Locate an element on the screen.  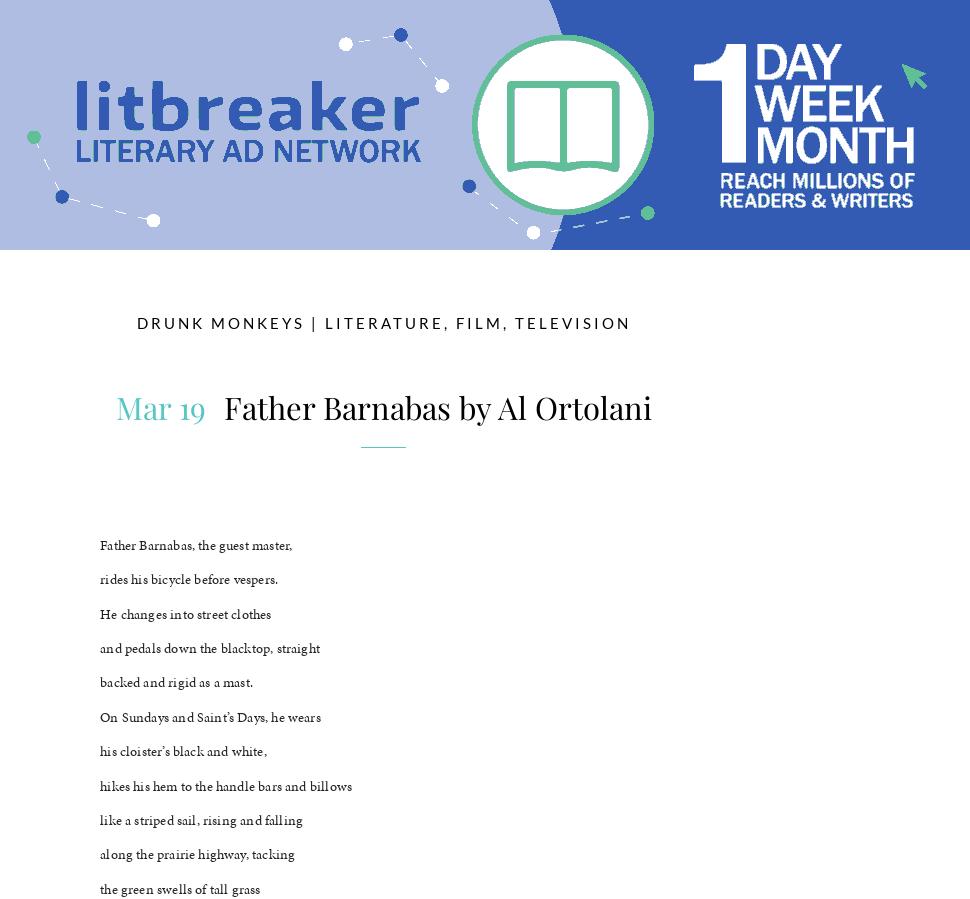
'rides his bicycle before vespers.' is located at coordinates (187, 579).